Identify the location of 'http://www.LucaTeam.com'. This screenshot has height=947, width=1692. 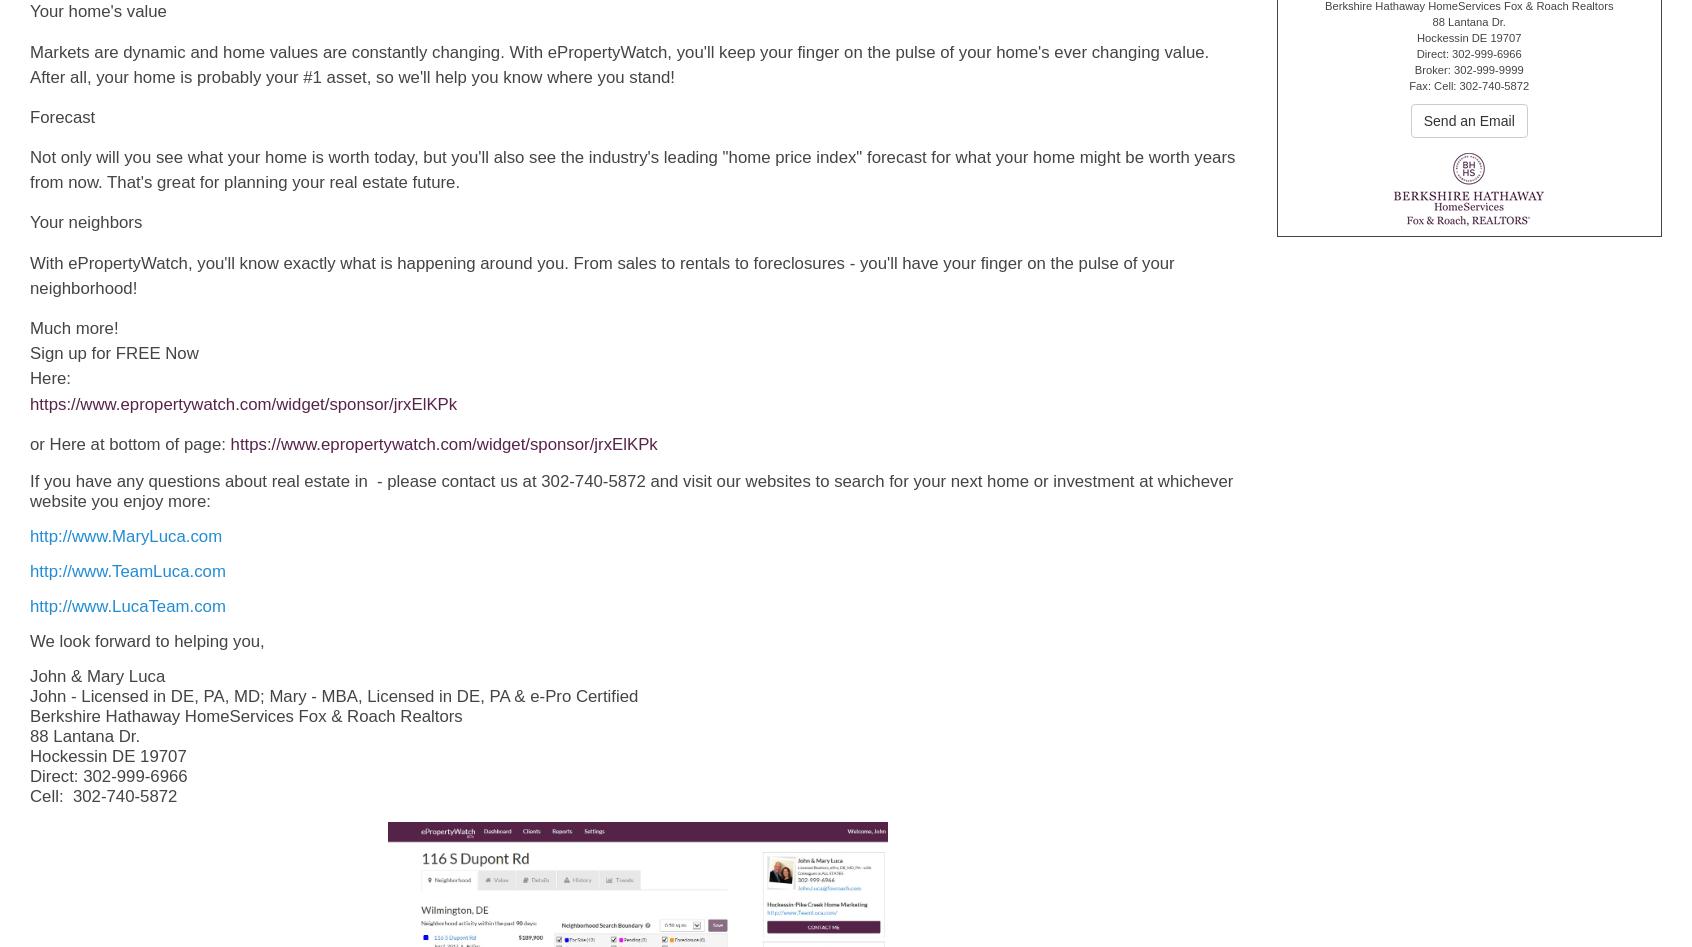
(127, 605).